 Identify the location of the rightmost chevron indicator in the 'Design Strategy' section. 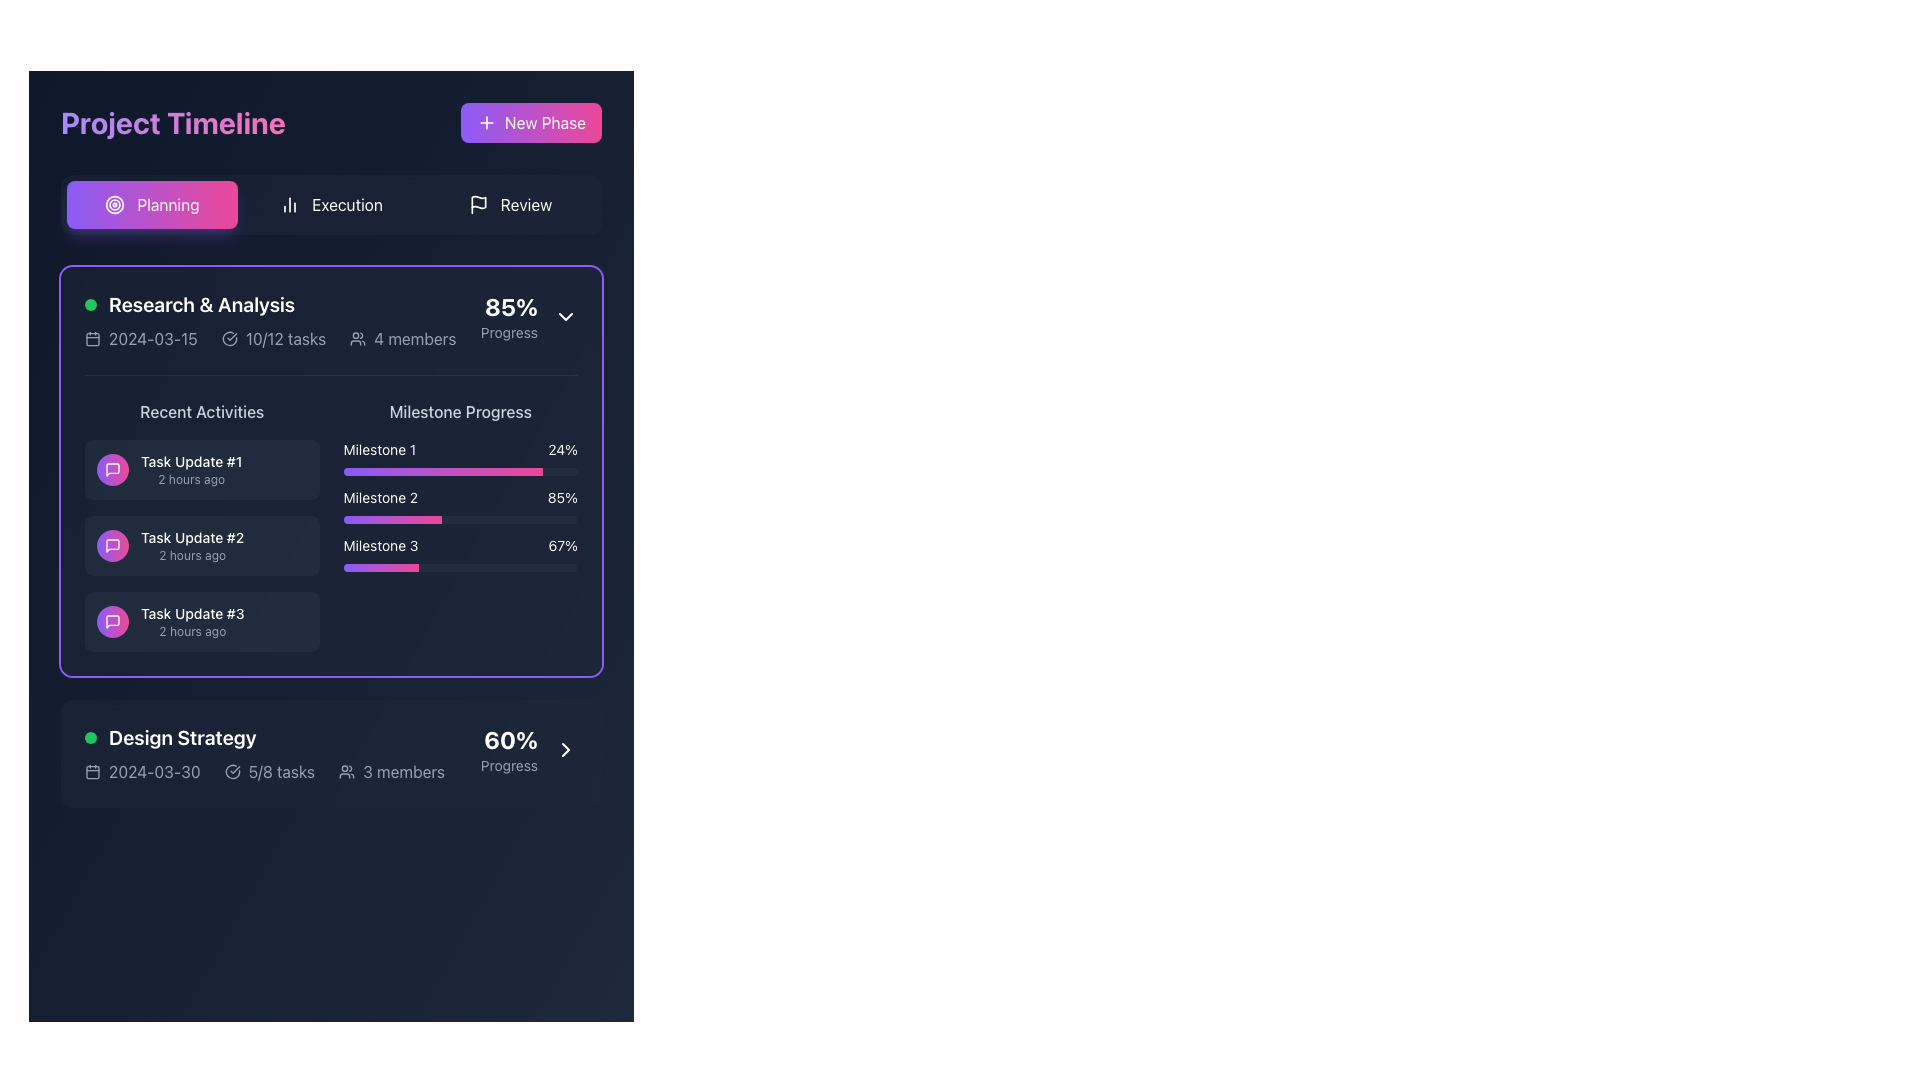
(565, 749).